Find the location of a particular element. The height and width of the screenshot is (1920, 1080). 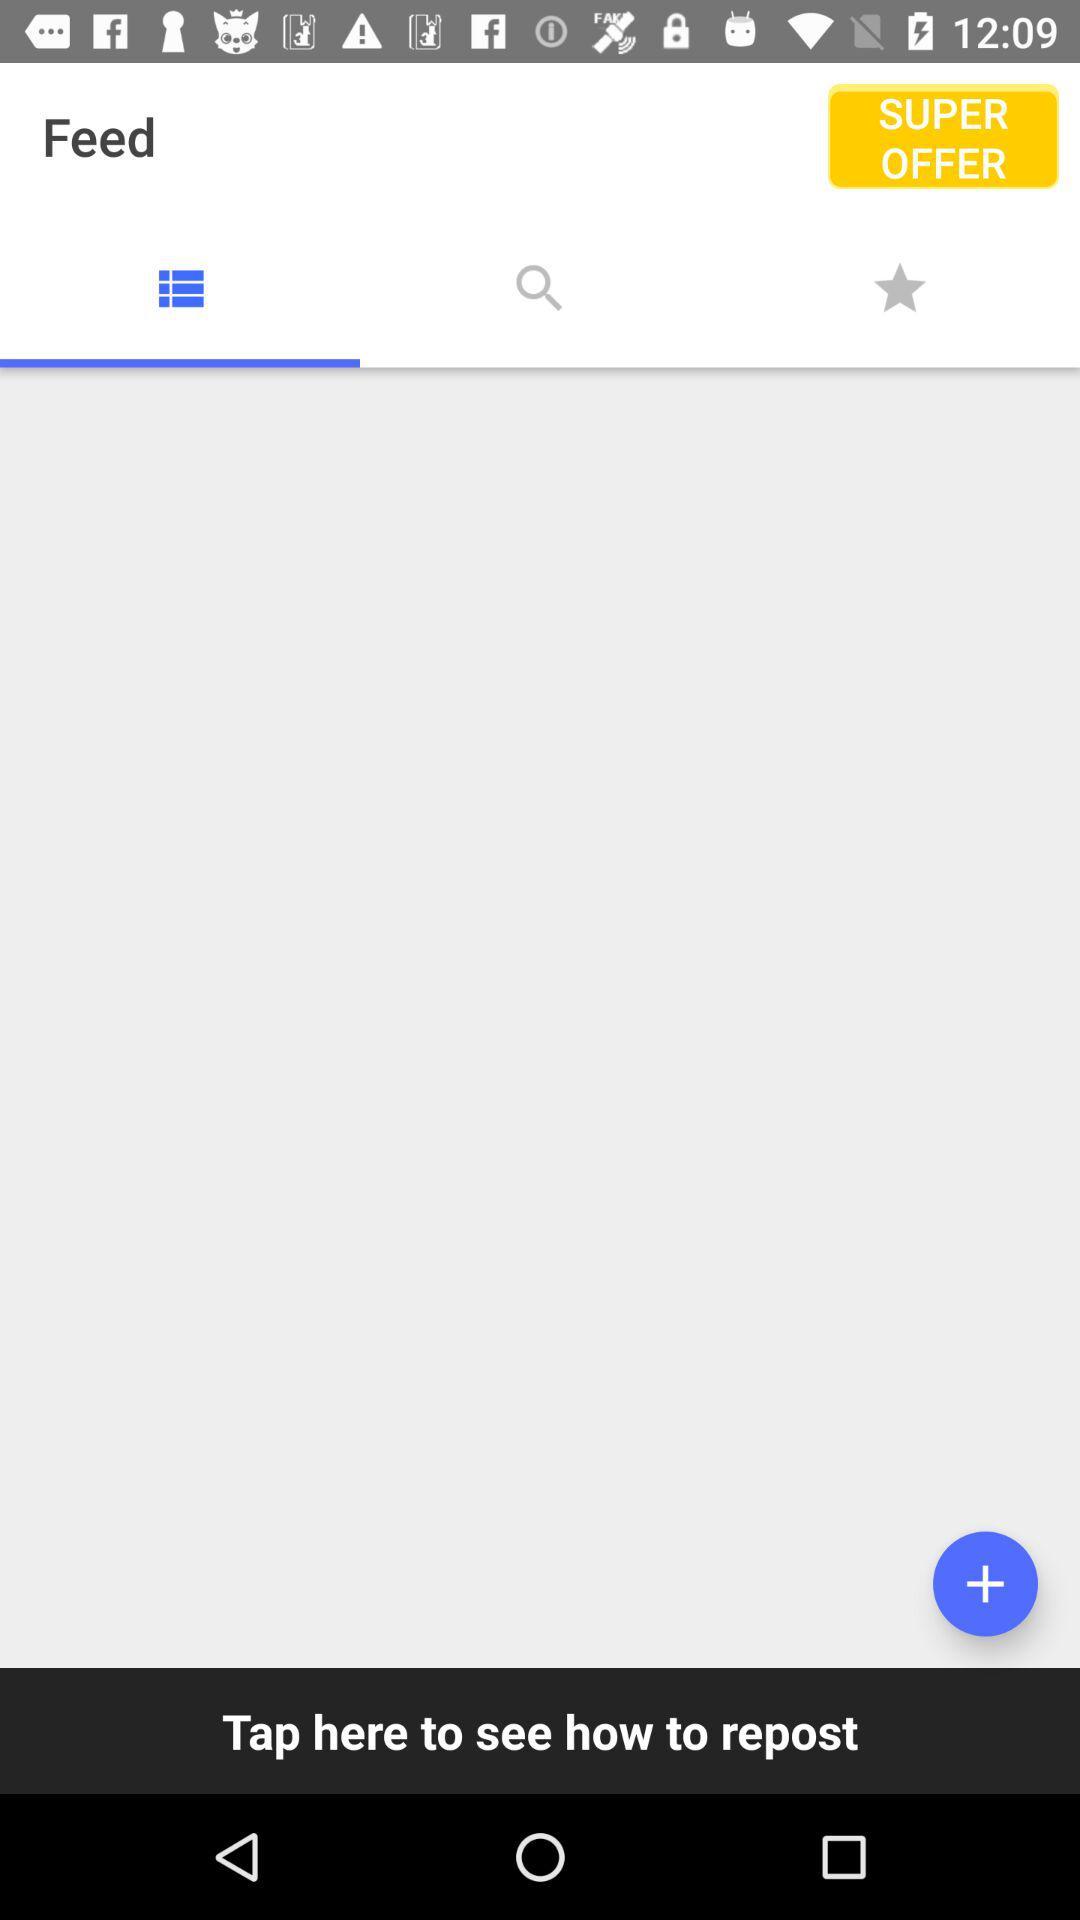

the add icon is located at coordinates (984, 1583).